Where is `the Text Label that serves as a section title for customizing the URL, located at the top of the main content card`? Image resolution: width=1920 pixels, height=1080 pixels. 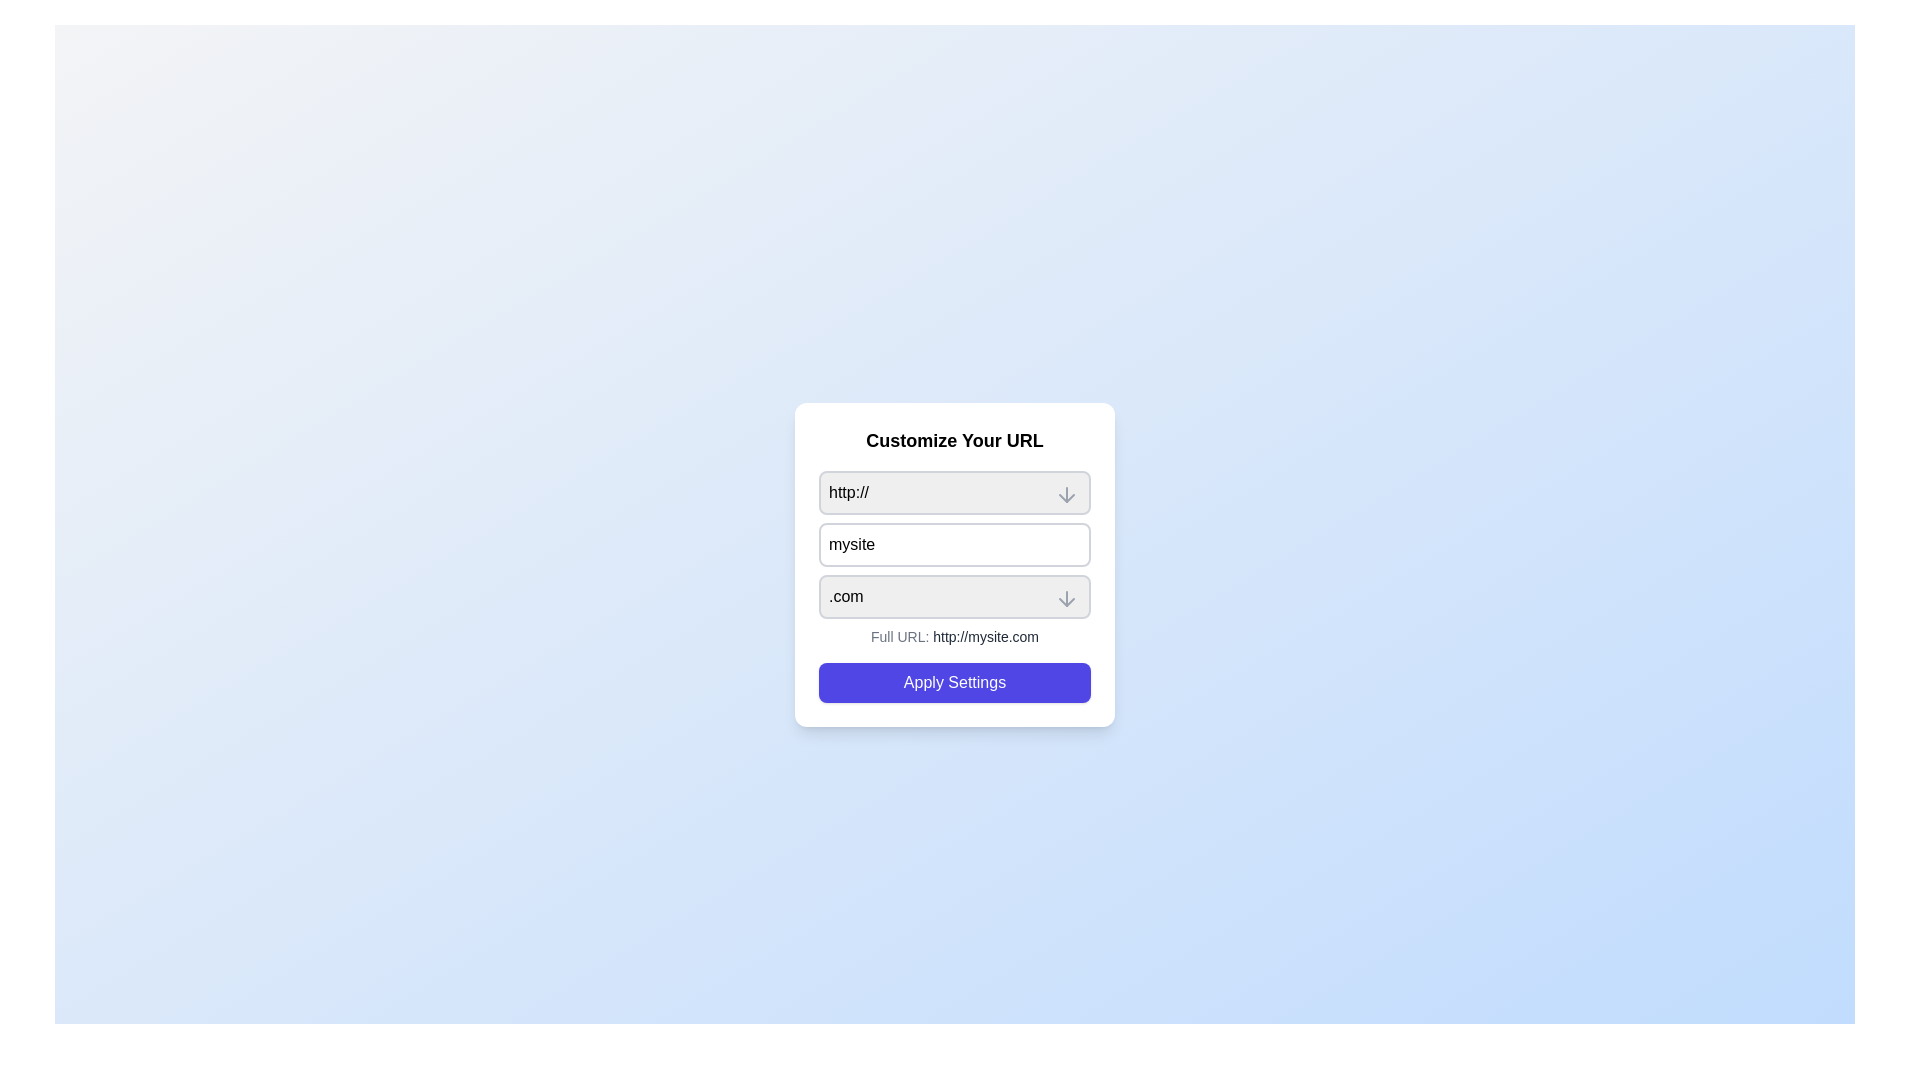
the Text Label that serves as a section title for customizing the URL, located at the top of the main content card is located at coordinates (954, 439).